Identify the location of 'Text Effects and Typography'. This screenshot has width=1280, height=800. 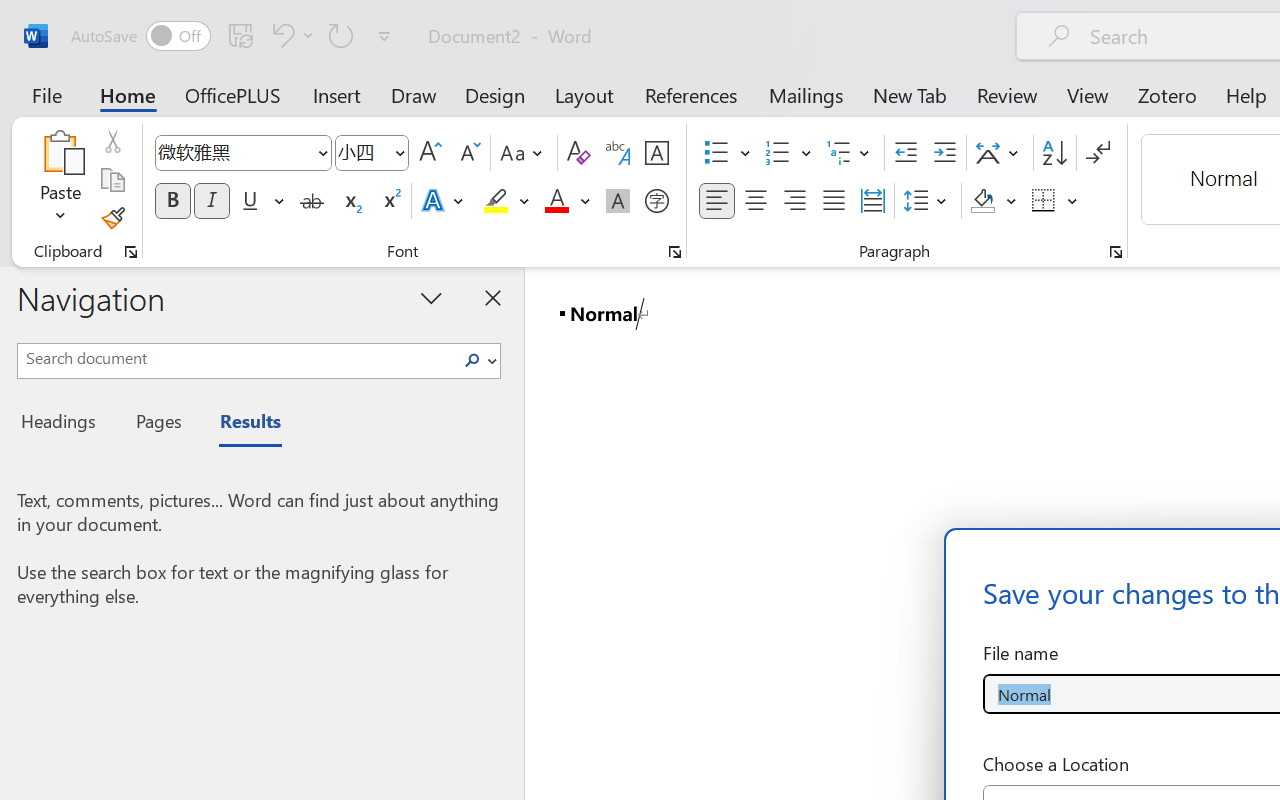
(443, 201).